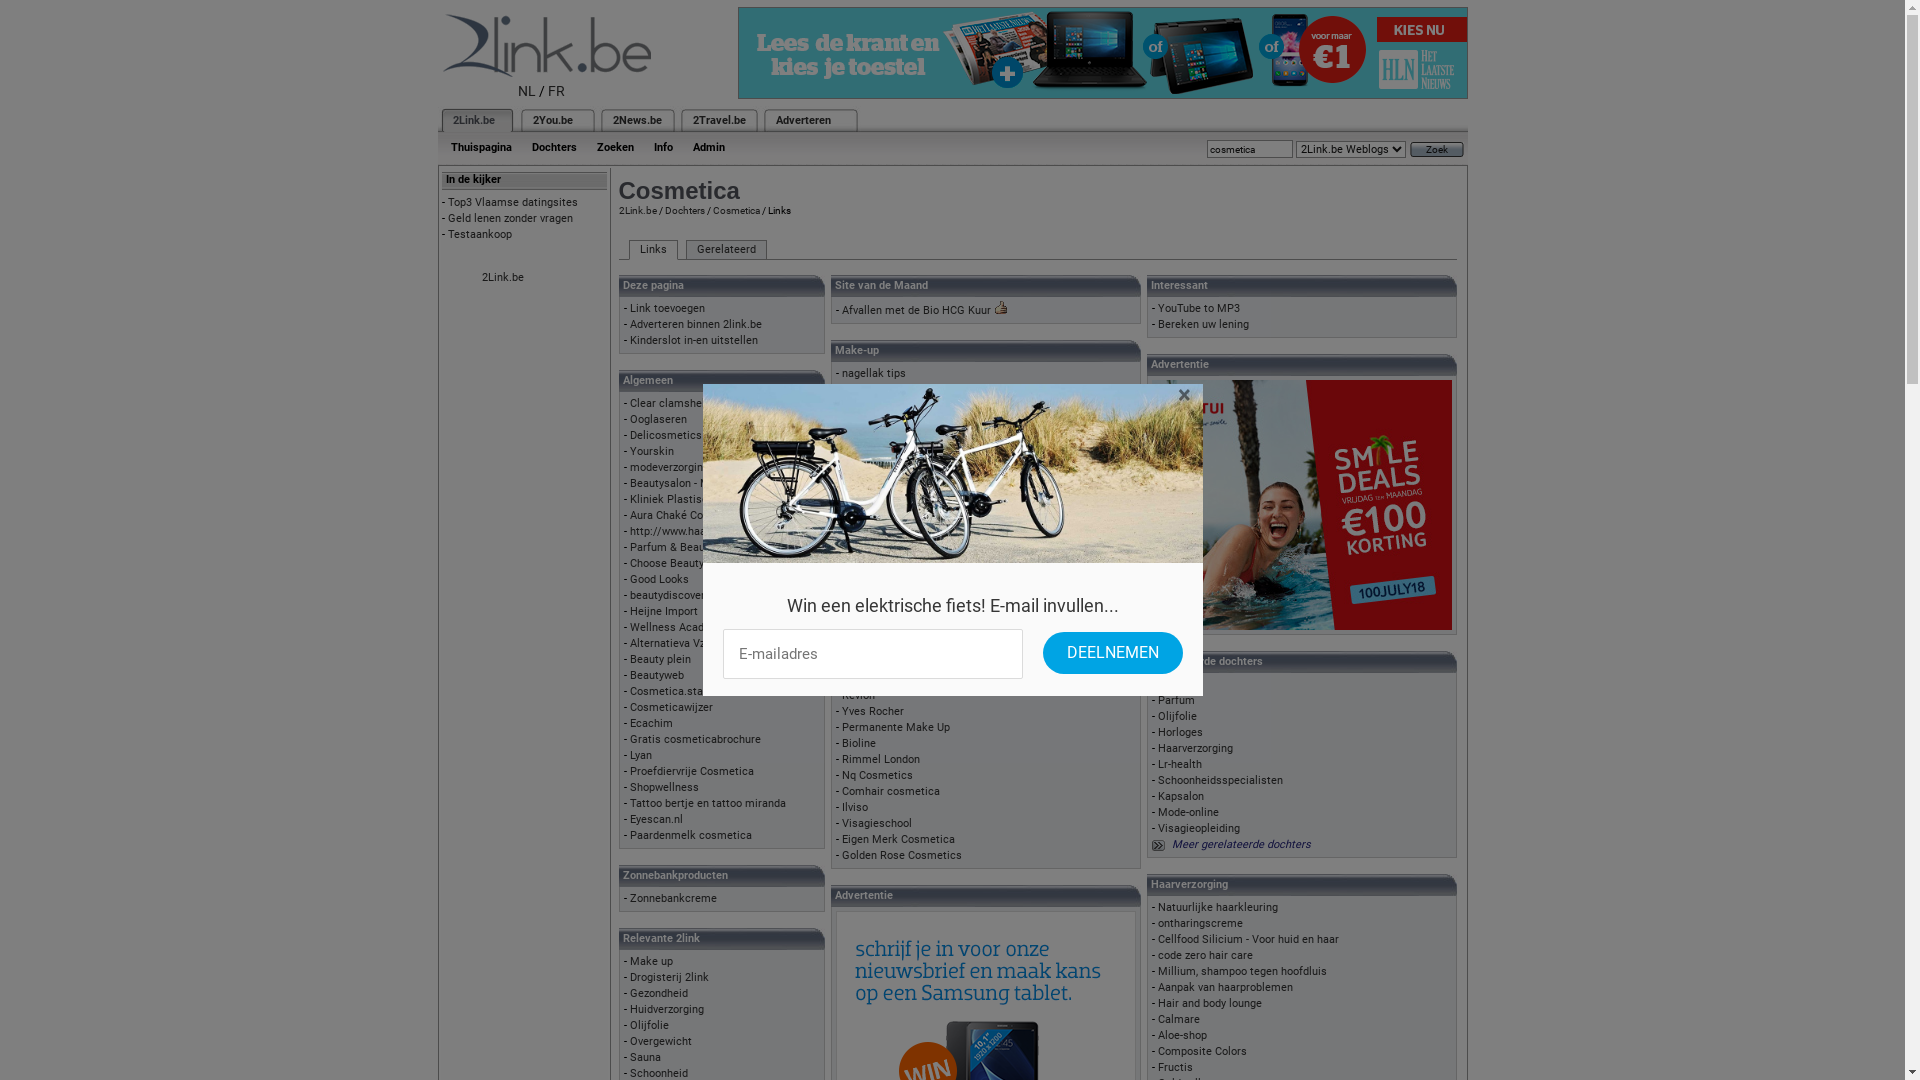 The image size is (1920, 1080). I want to click on 'Choose Beauty', so click(667, 563).